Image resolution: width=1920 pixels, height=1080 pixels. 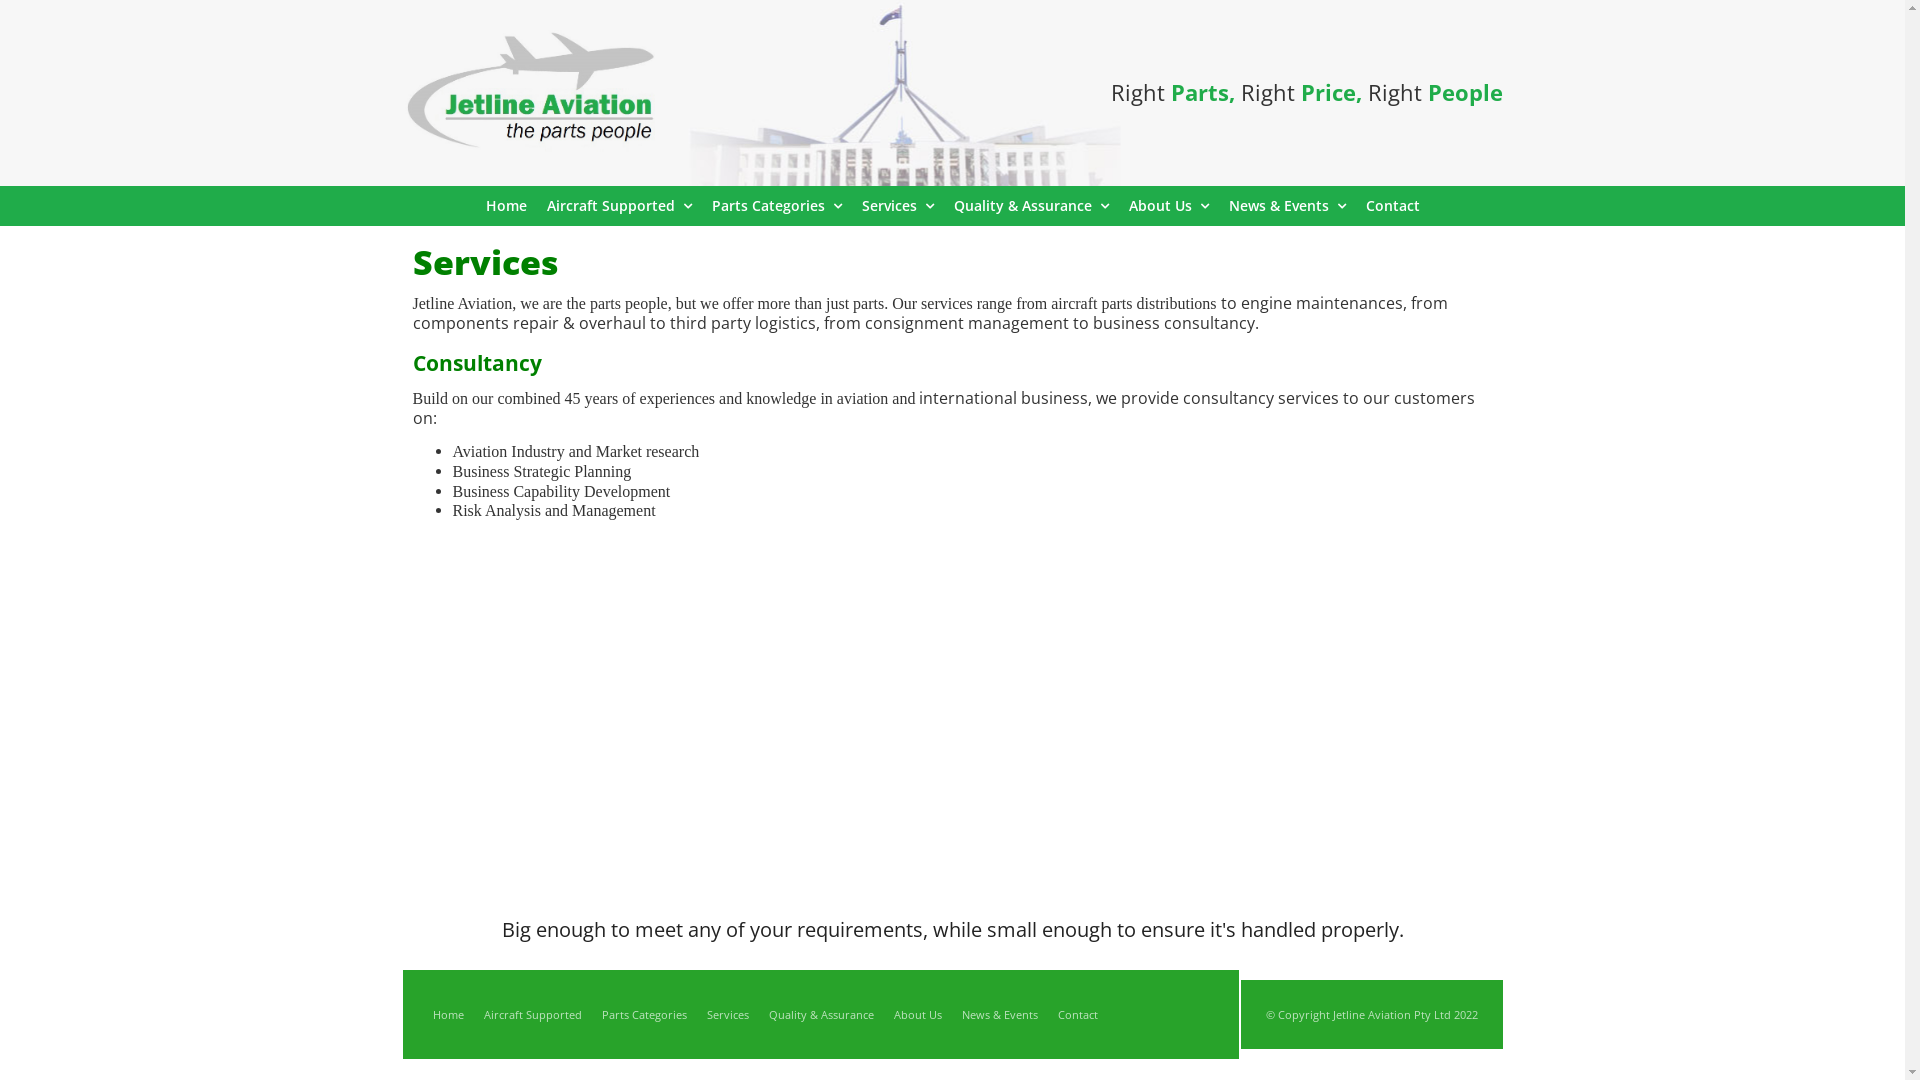 What do you see at coordinates (916, 1014) in the screenshot?
I see `'About Us'` at bounding box center [916, 1014].